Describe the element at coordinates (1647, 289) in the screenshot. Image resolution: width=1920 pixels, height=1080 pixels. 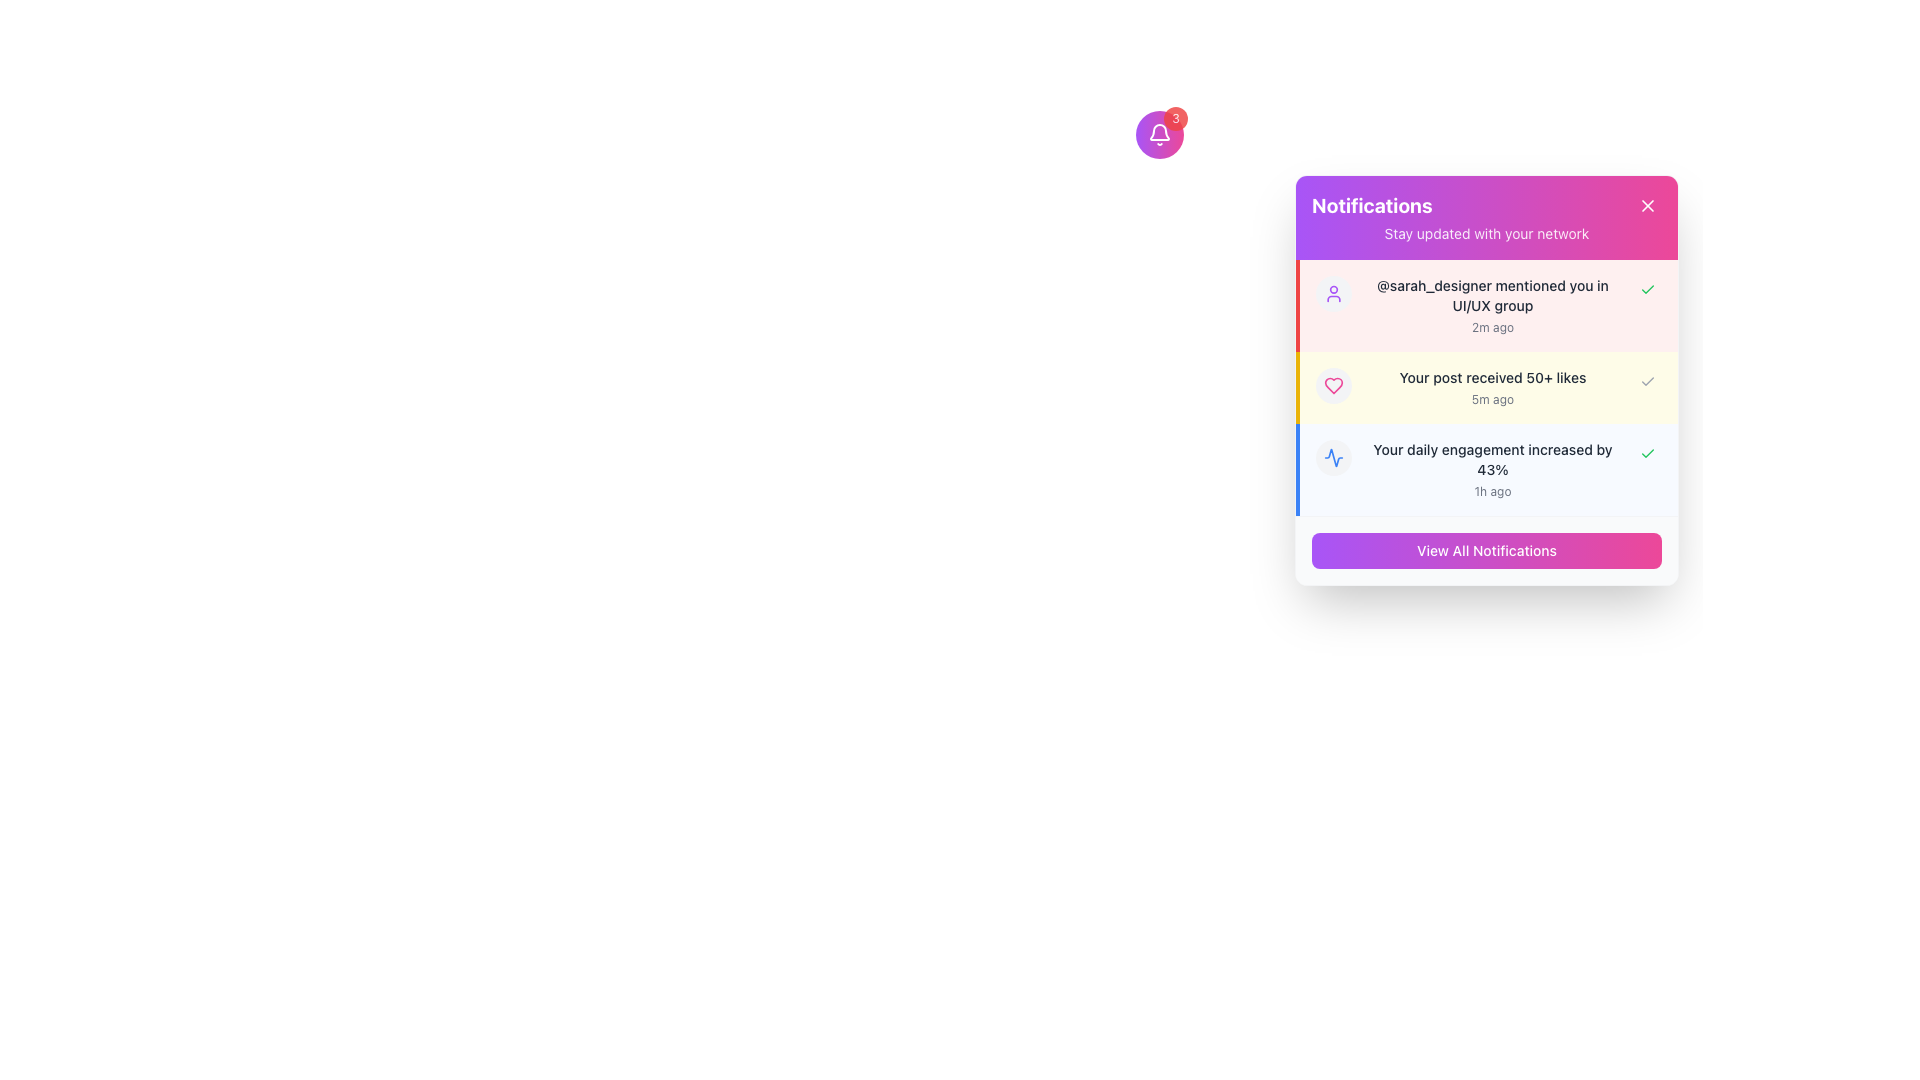
I see `the circular green checkmark button to mark the notification '@sarah_designer mentioned you in UI/UX group' as read` at that location.